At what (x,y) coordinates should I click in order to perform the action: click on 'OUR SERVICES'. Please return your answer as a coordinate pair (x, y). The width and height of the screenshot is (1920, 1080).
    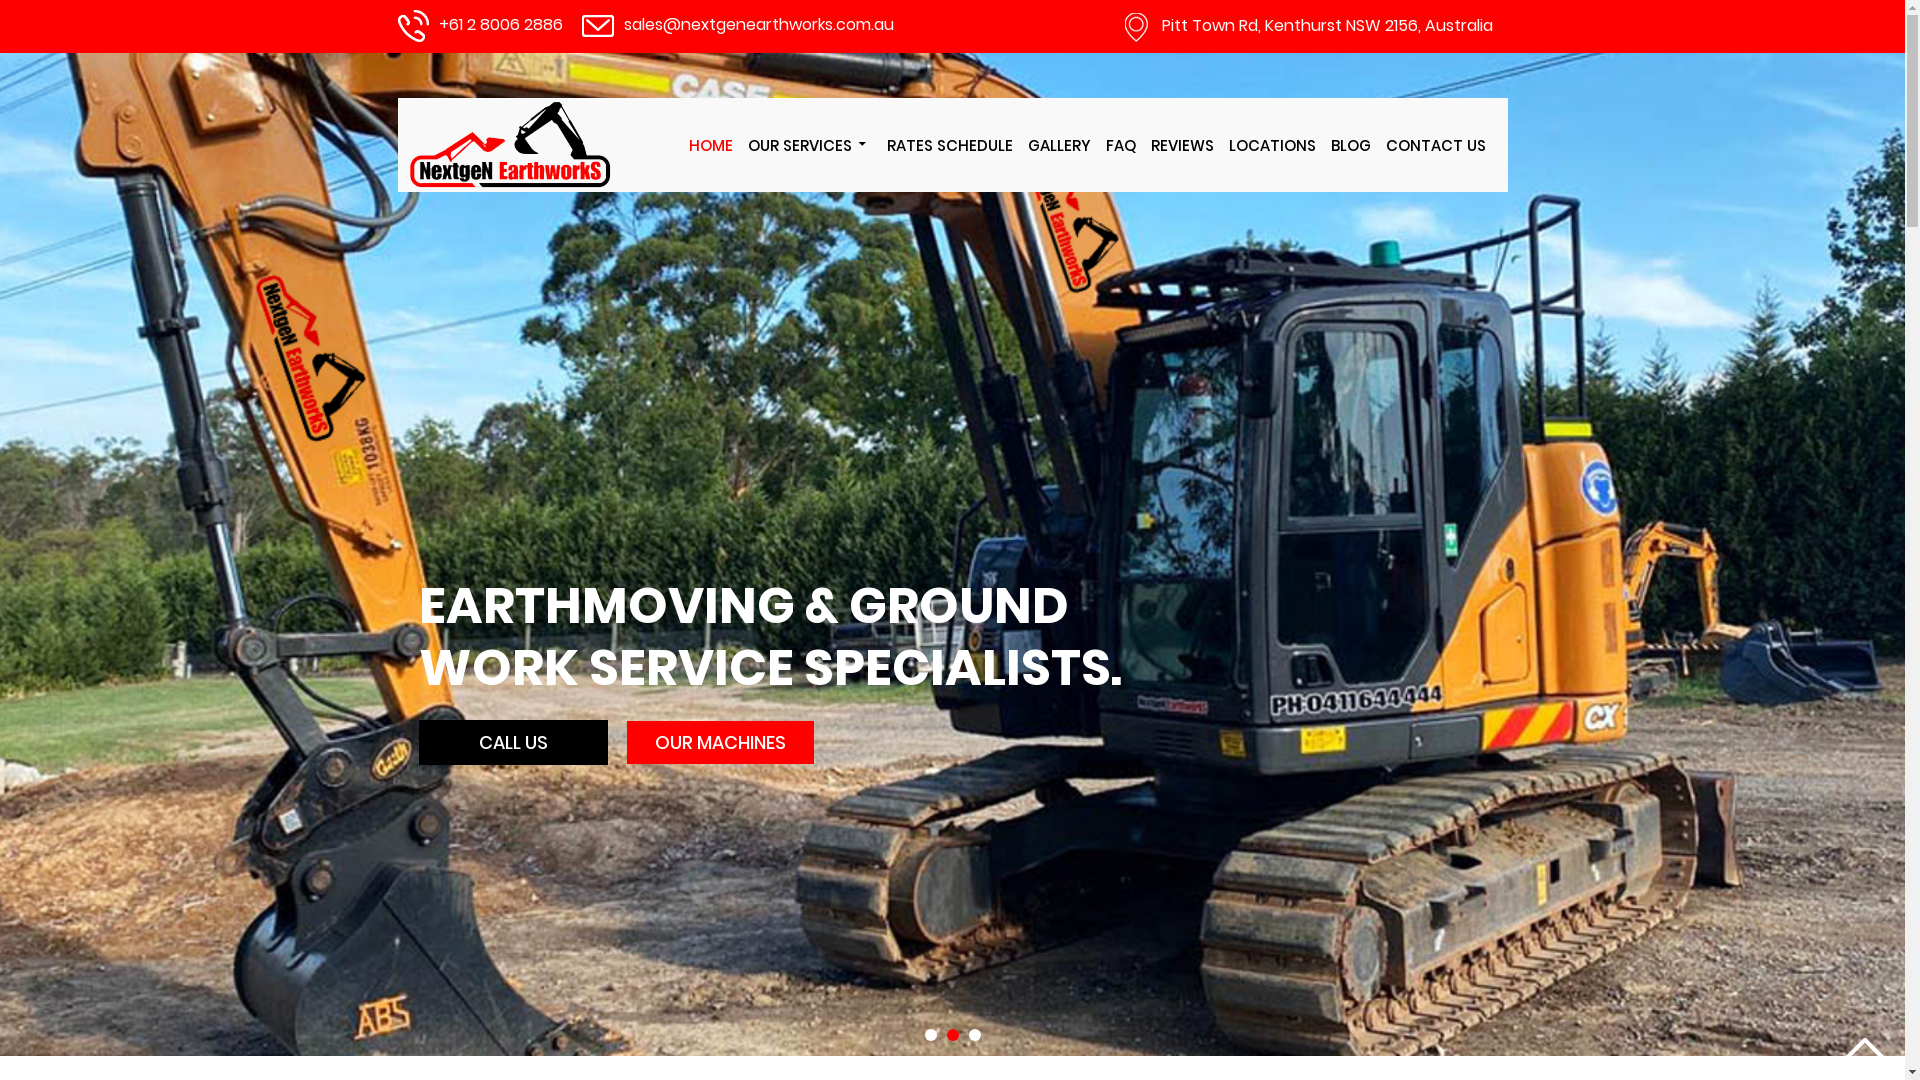
    Looking at the image, I should click on (810, 144).